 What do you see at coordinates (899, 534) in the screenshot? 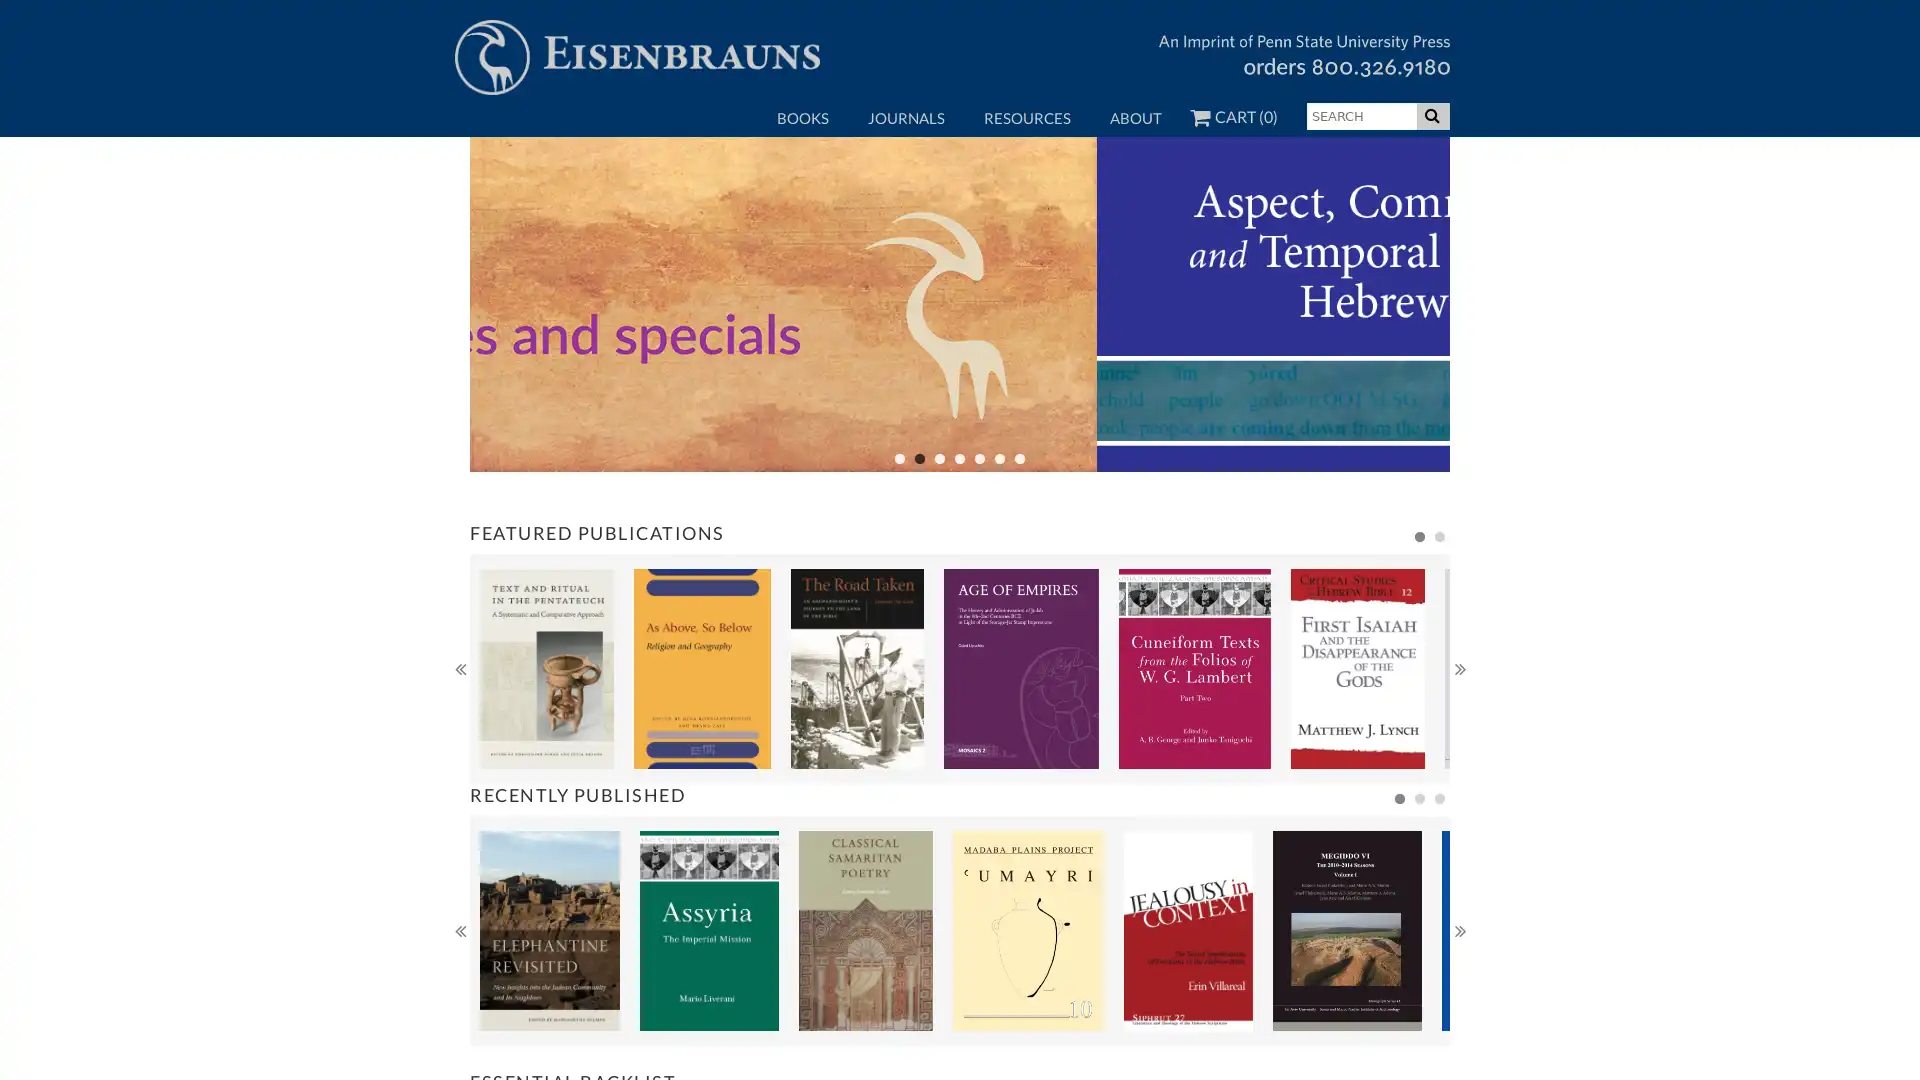
I see `1` at bounding box center [899, 534].